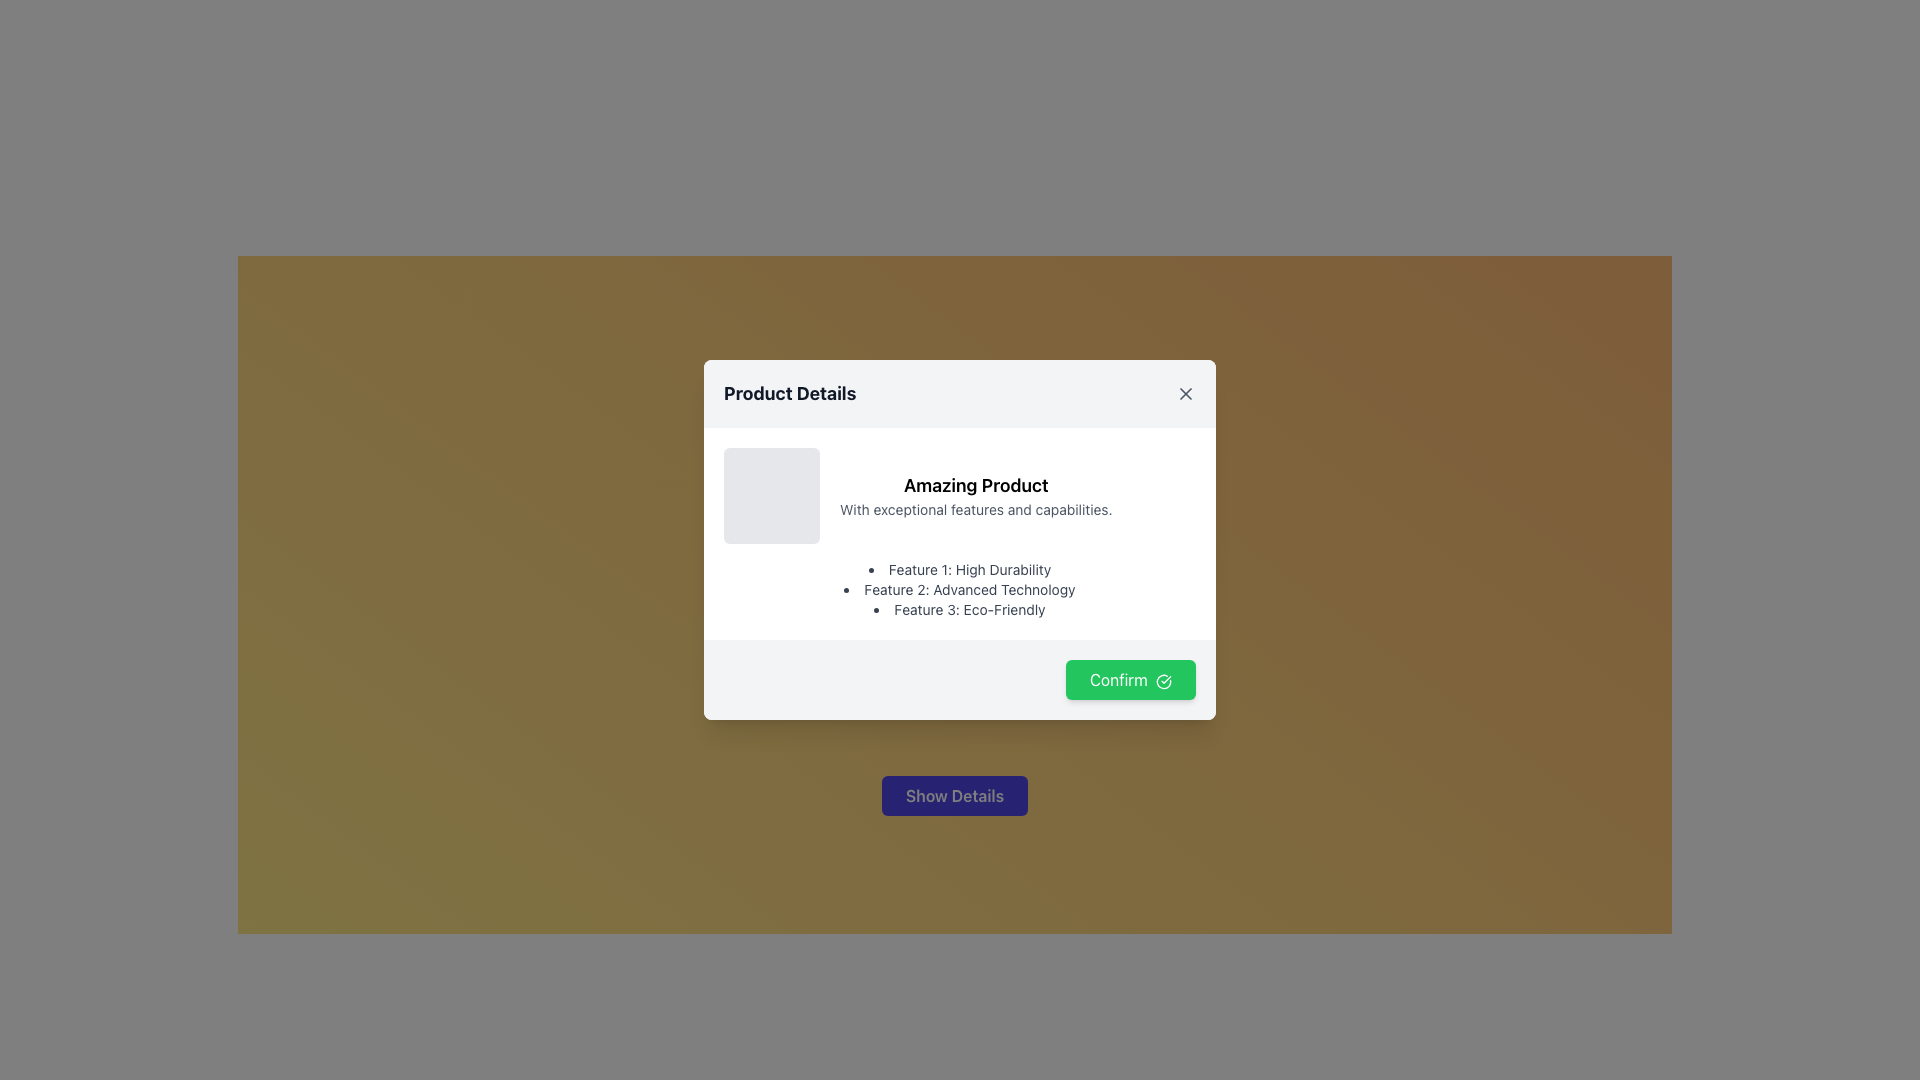  I want to click on the confirmation button located at the bottom-right corner of the modal dialog to confirm the action, so click(1130, 678).